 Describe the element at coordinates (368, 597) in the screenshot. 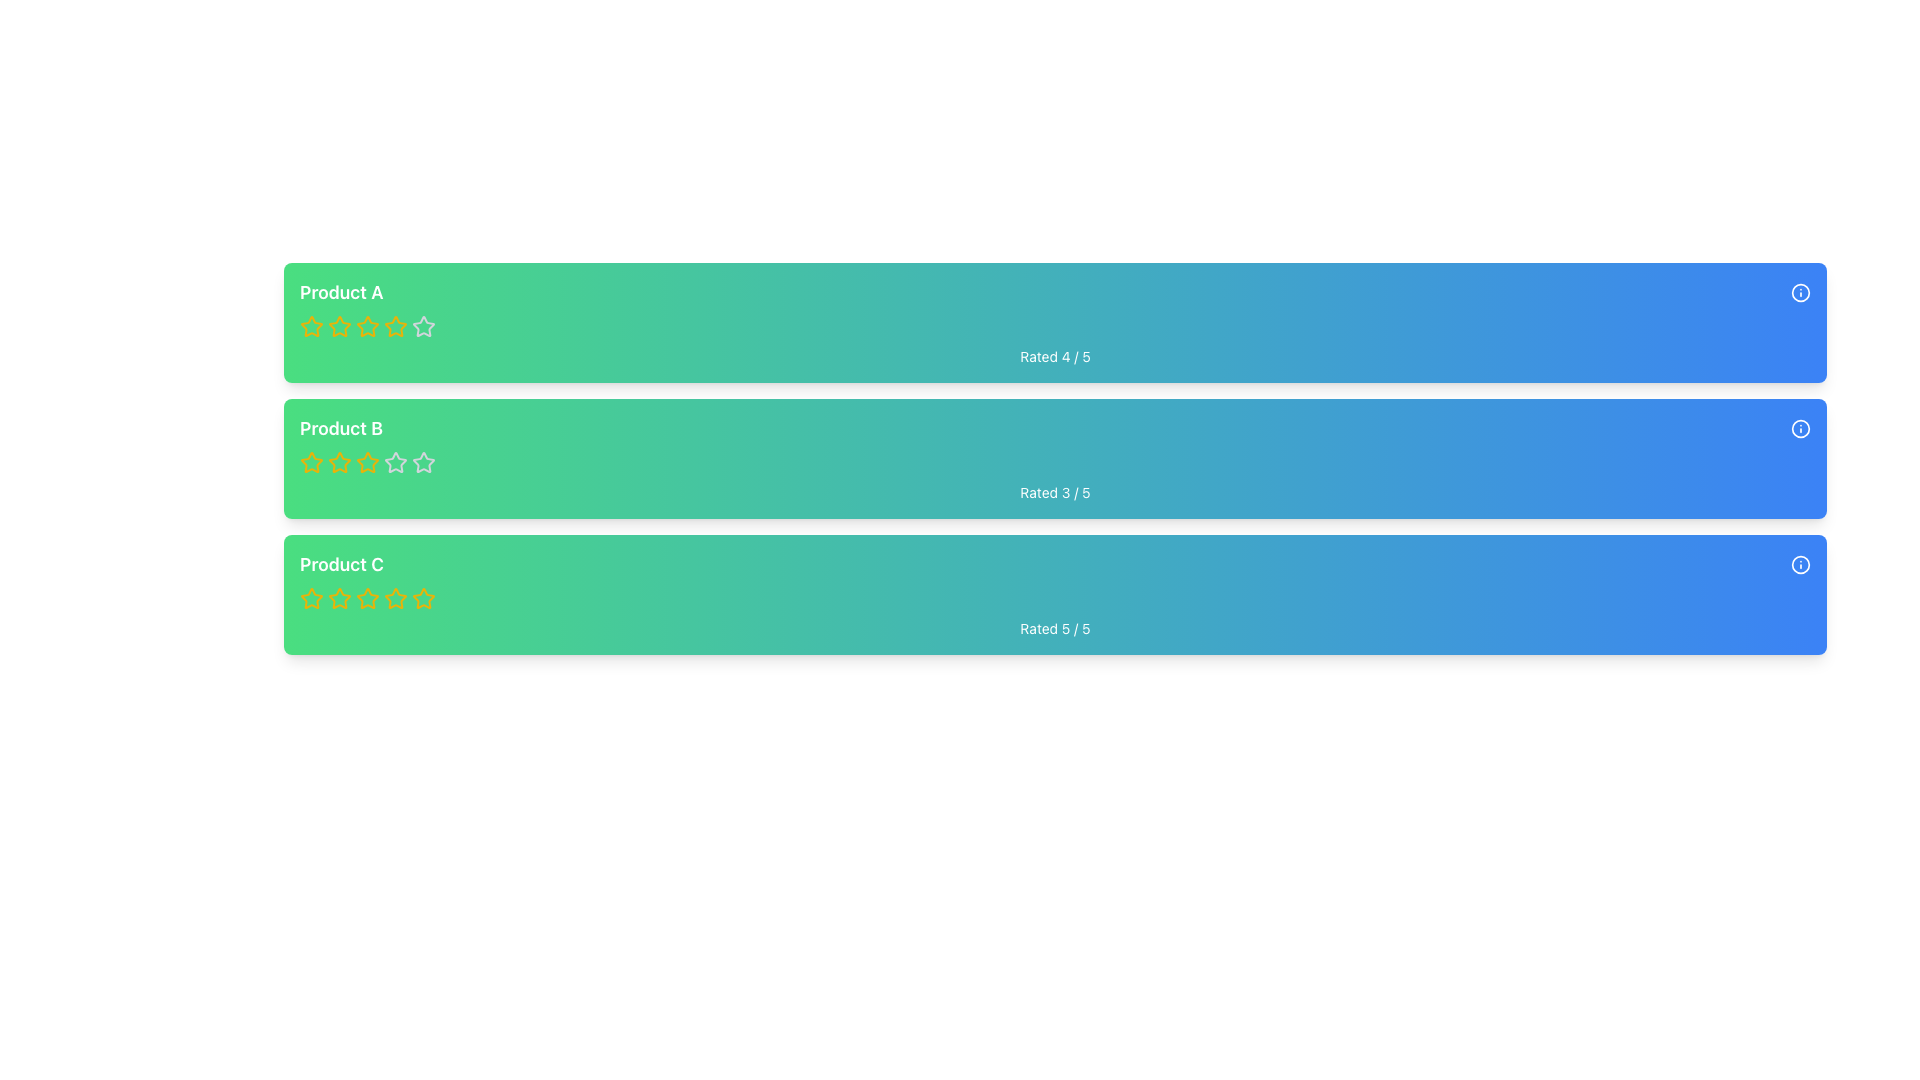

I see `the third yellow star-shaped rating icon on the green background in the 'Product C' row to rate it` at that location.